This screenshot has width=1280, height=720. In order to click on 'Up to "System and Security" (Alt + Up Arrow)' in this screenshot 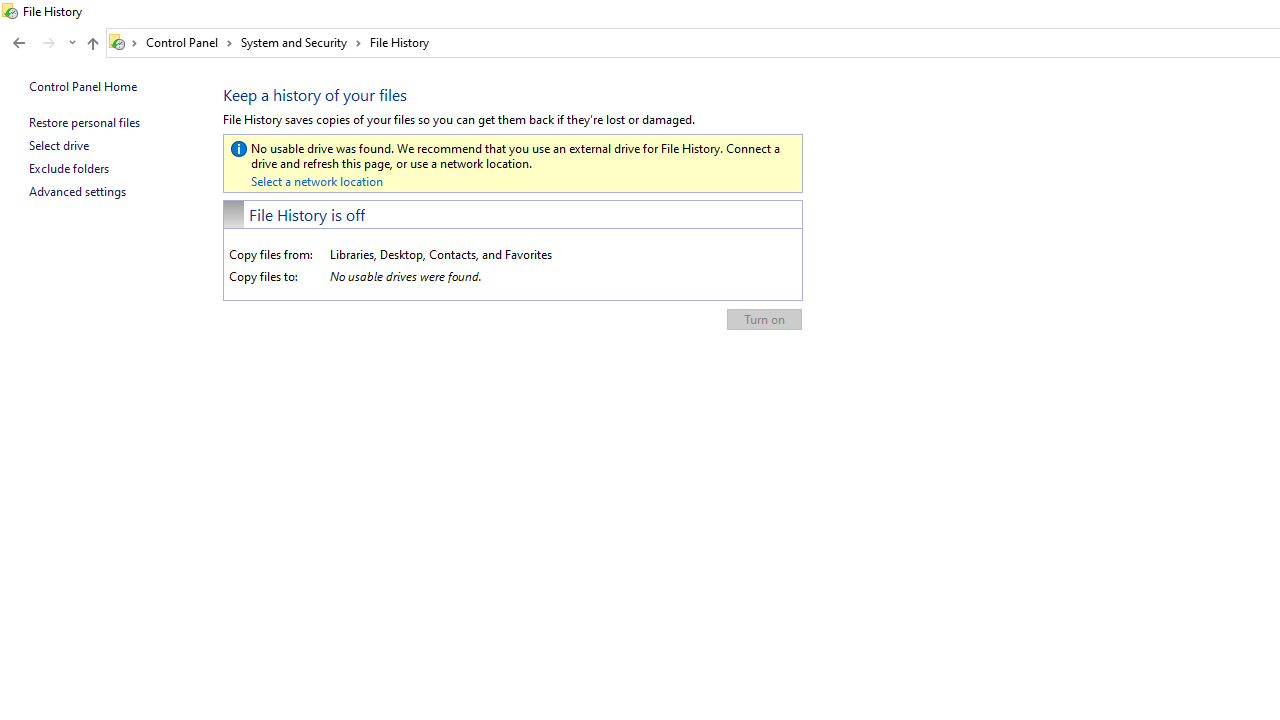, I will do `click(91, 43)`.